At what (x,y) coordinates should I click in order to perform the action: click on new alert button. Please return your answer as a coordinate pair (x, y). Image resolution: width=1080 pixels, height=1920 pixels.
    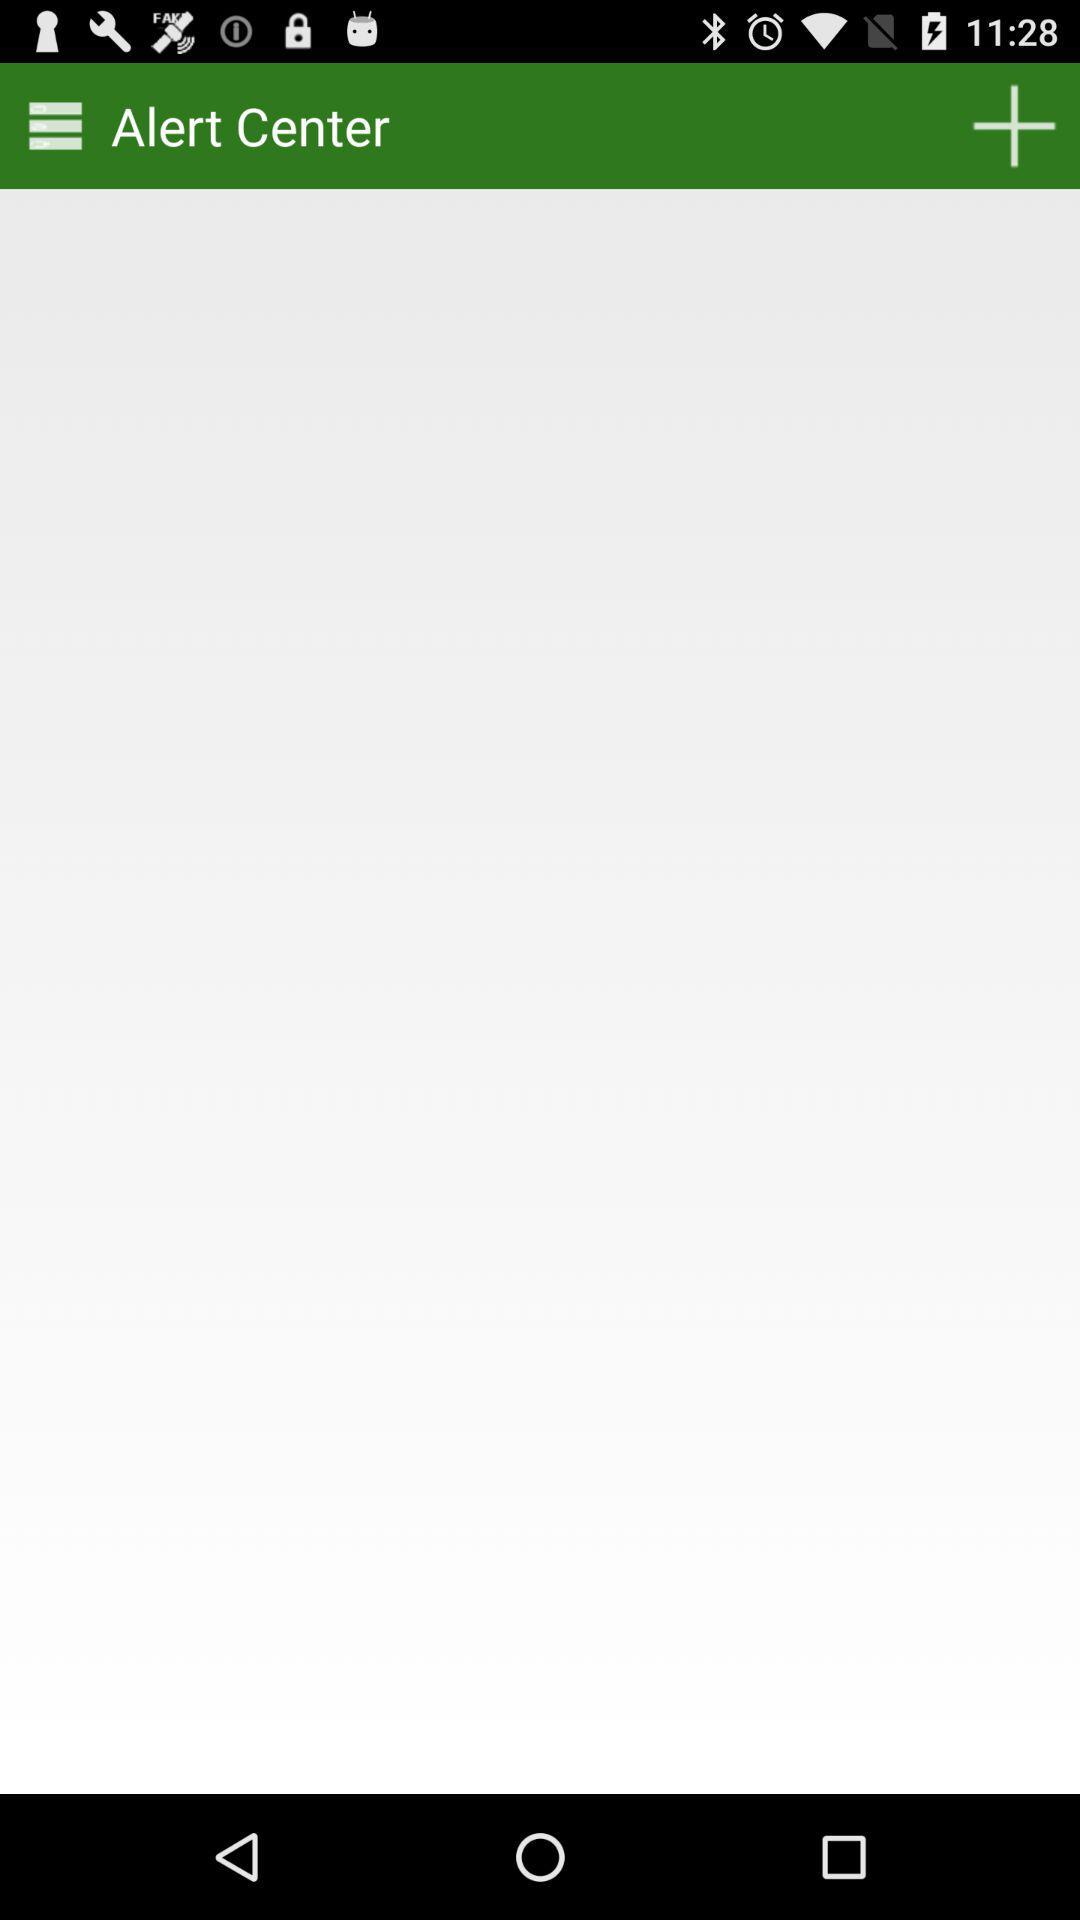
    Looking at the image, I should click on (1014, 124).